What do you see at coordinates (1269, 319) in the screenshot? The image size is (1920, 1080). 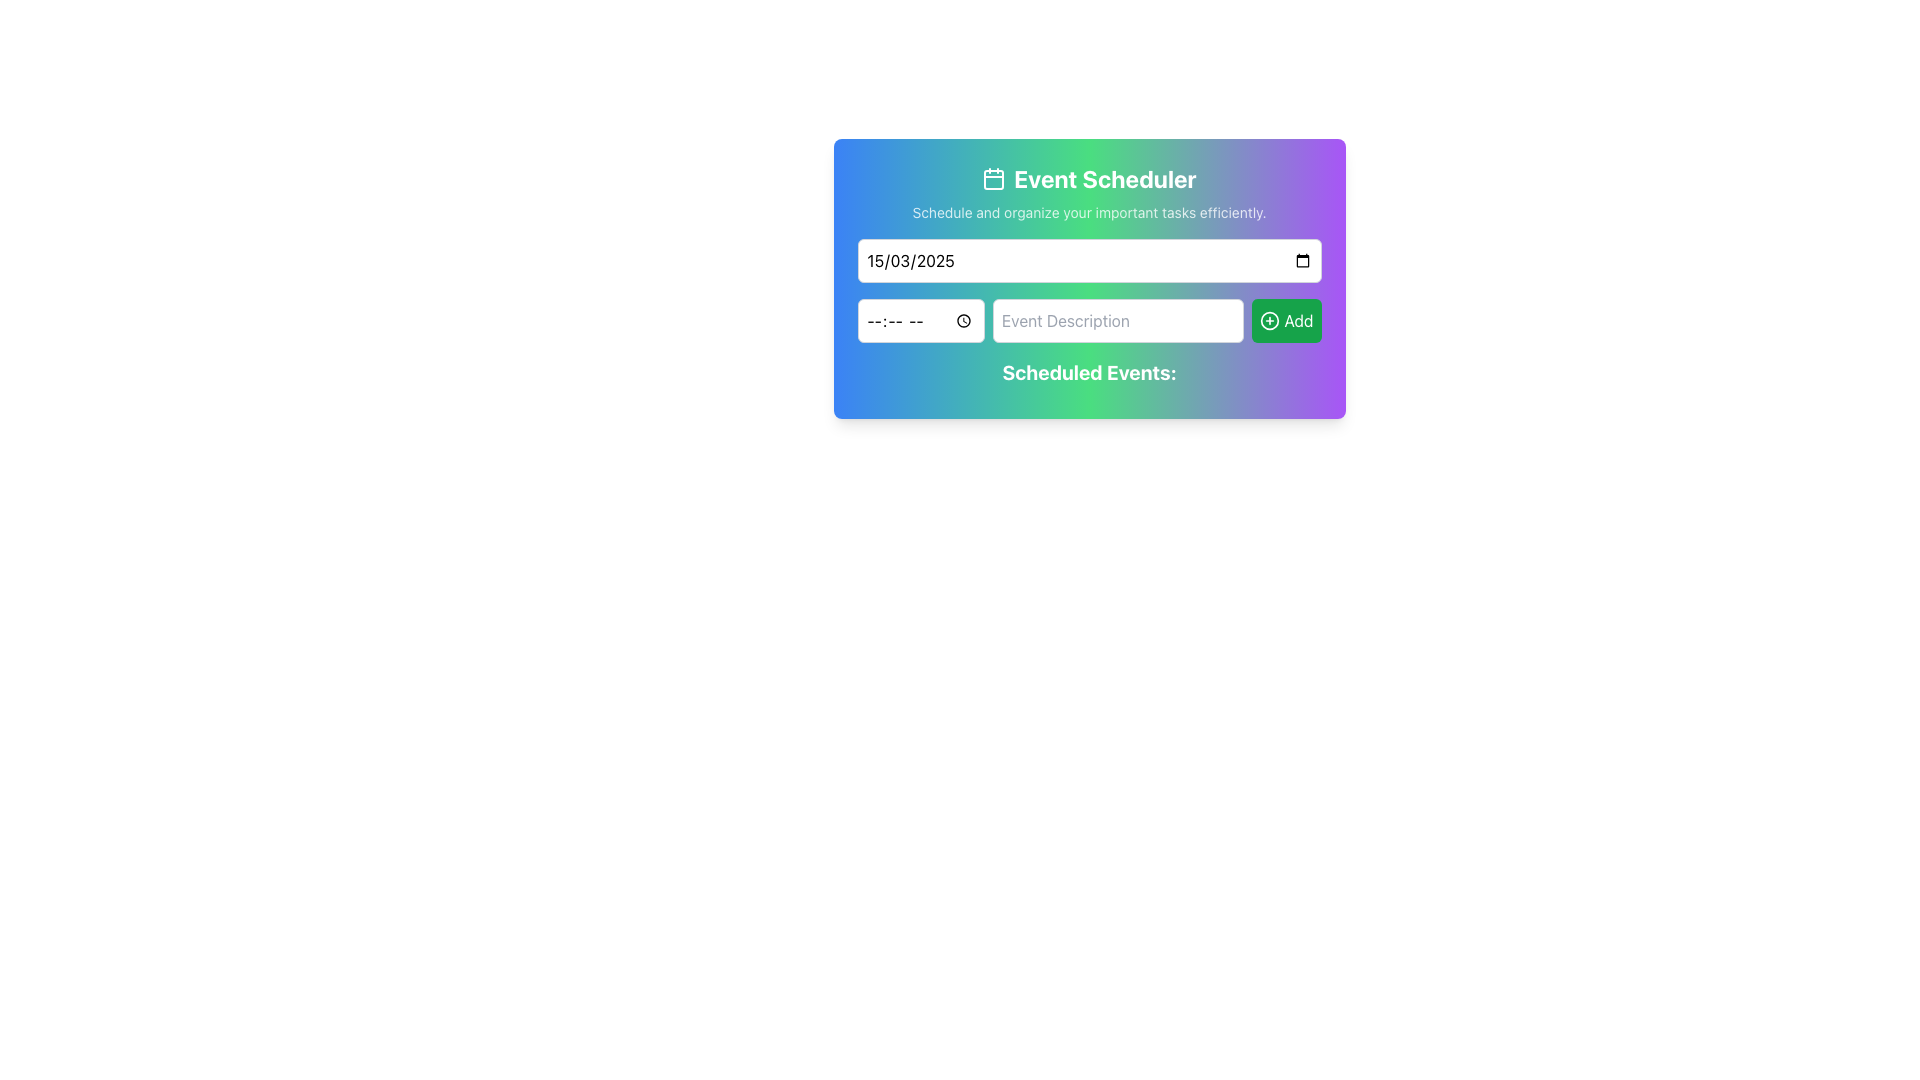 I see `the circular 'Add' icon with a plus sign in the center, located in the bottom right corner of the main interface area` at bounding box center [1269, 319].